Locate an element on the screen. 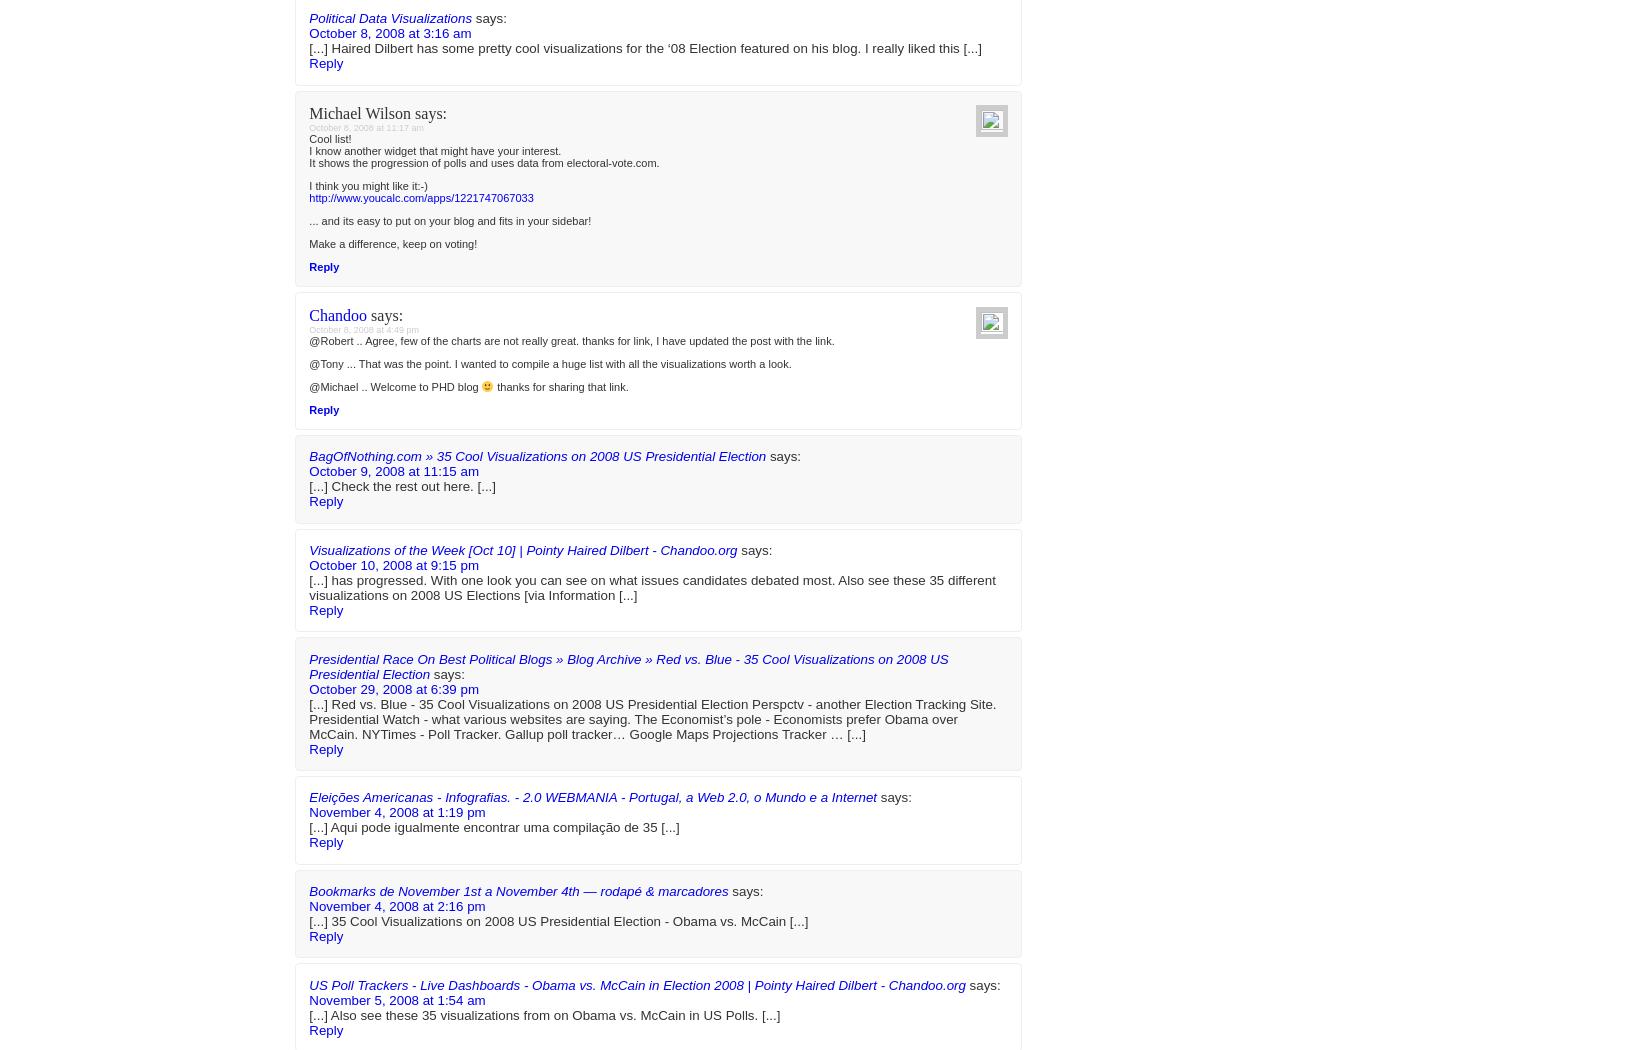  'Michael Wilson' is located at coordinates (360, 797).